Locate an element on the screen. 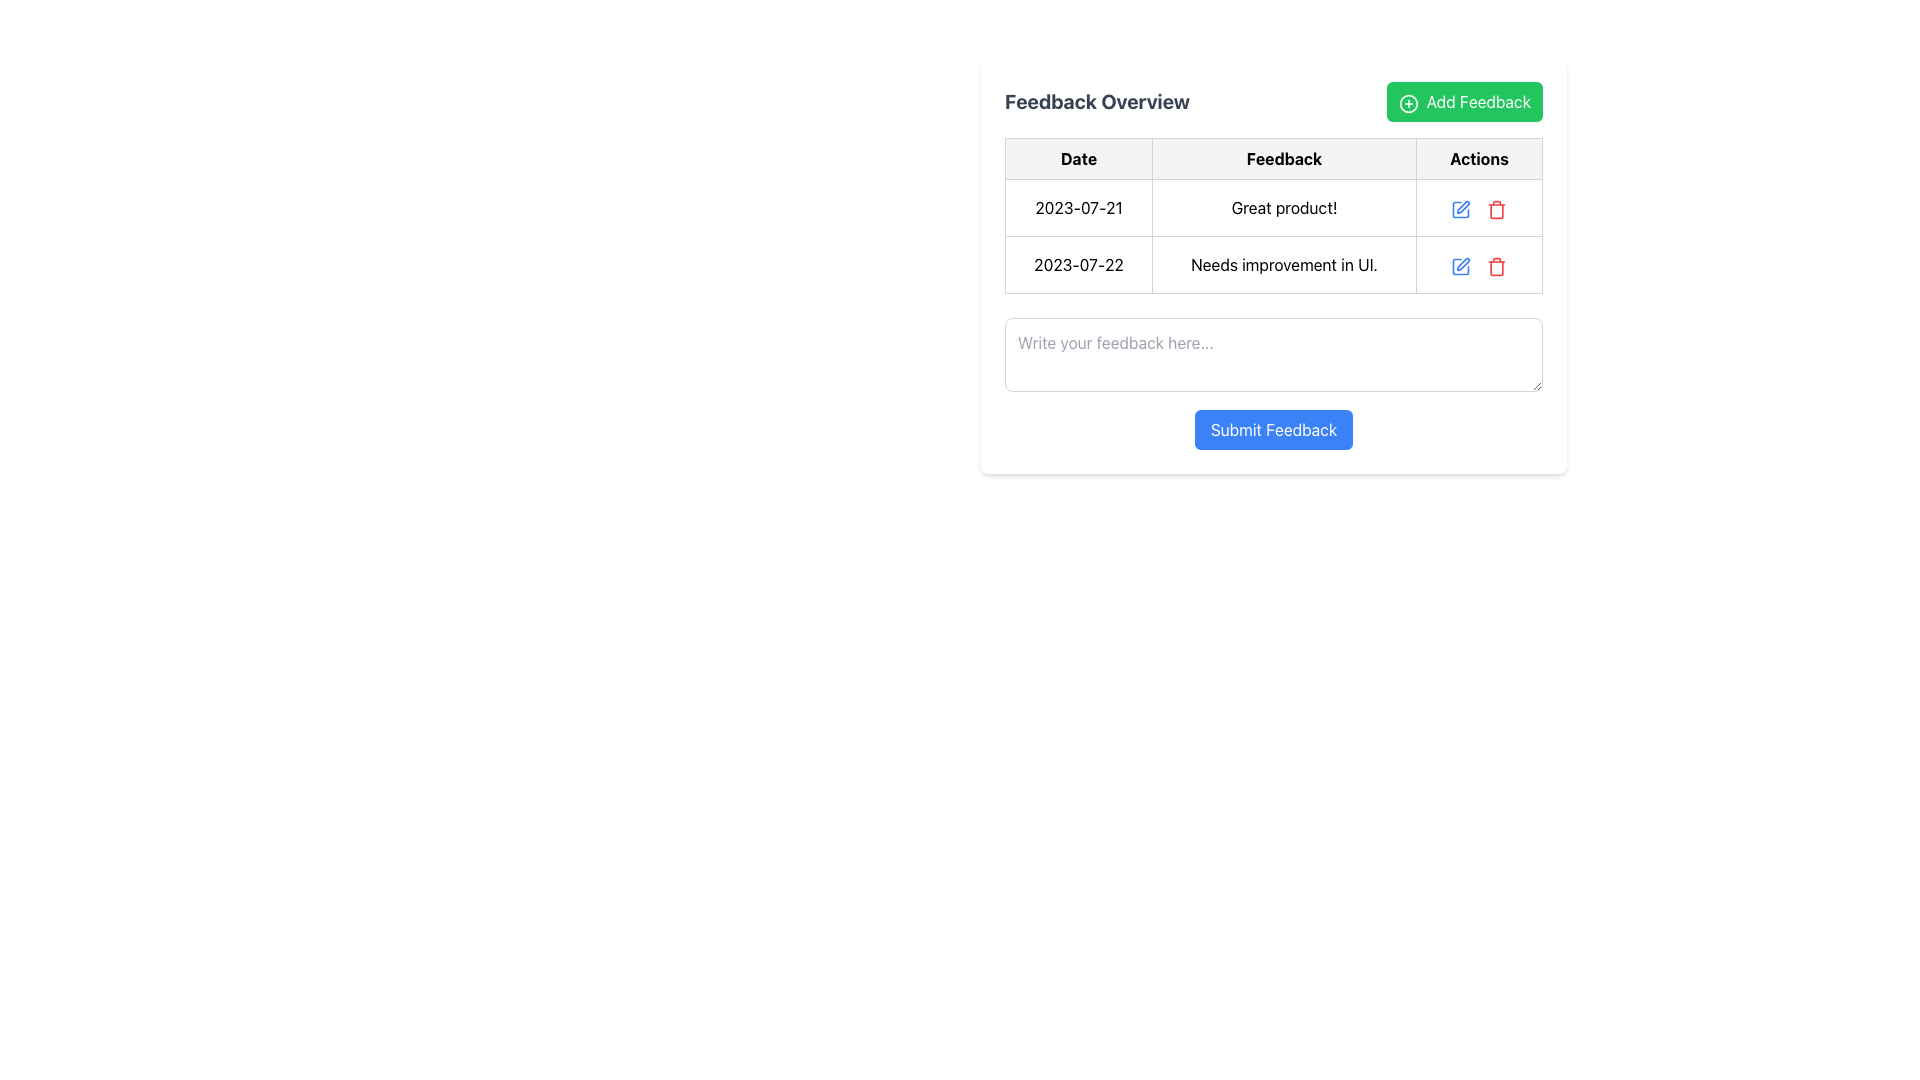 This screenshot has height=1080, width=1920. the first icon button in the 'Actions' column of the second row of the feedback table is located at coordinates (1461, 209).